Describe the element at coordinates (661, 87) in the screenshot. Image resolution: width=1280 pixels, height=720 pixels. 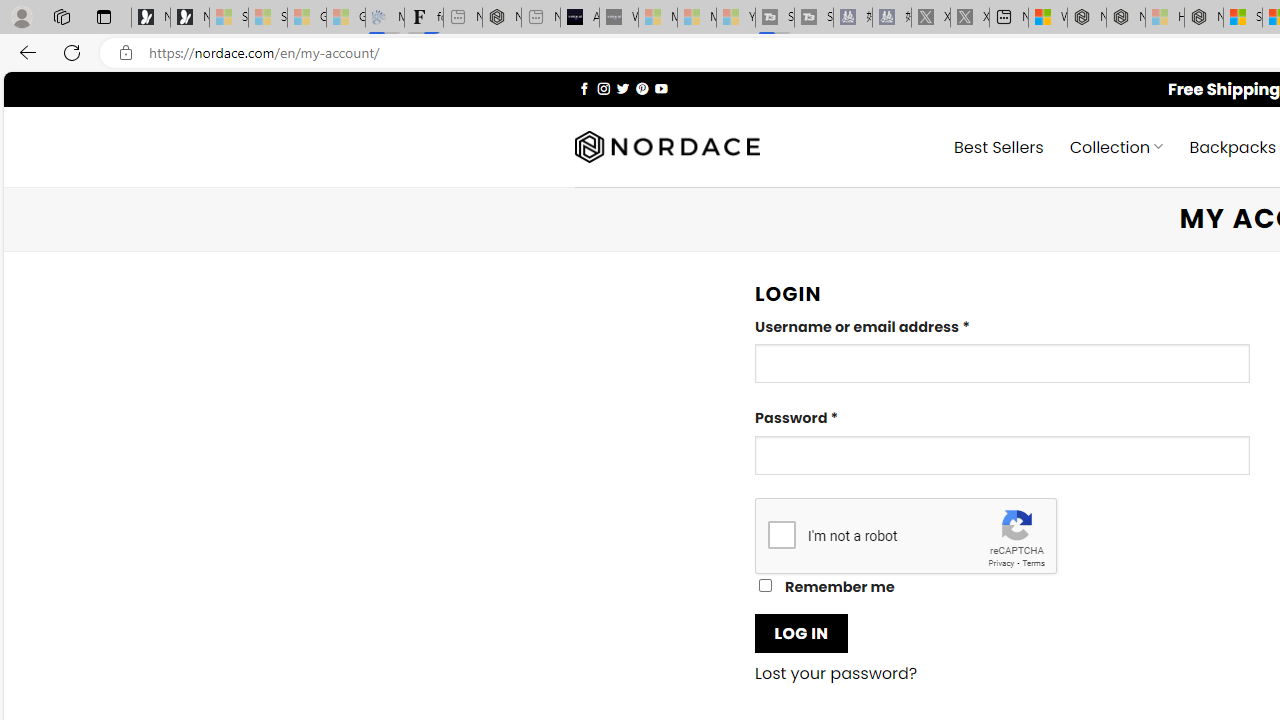
I see `'Follow on YouTube'` at that location.